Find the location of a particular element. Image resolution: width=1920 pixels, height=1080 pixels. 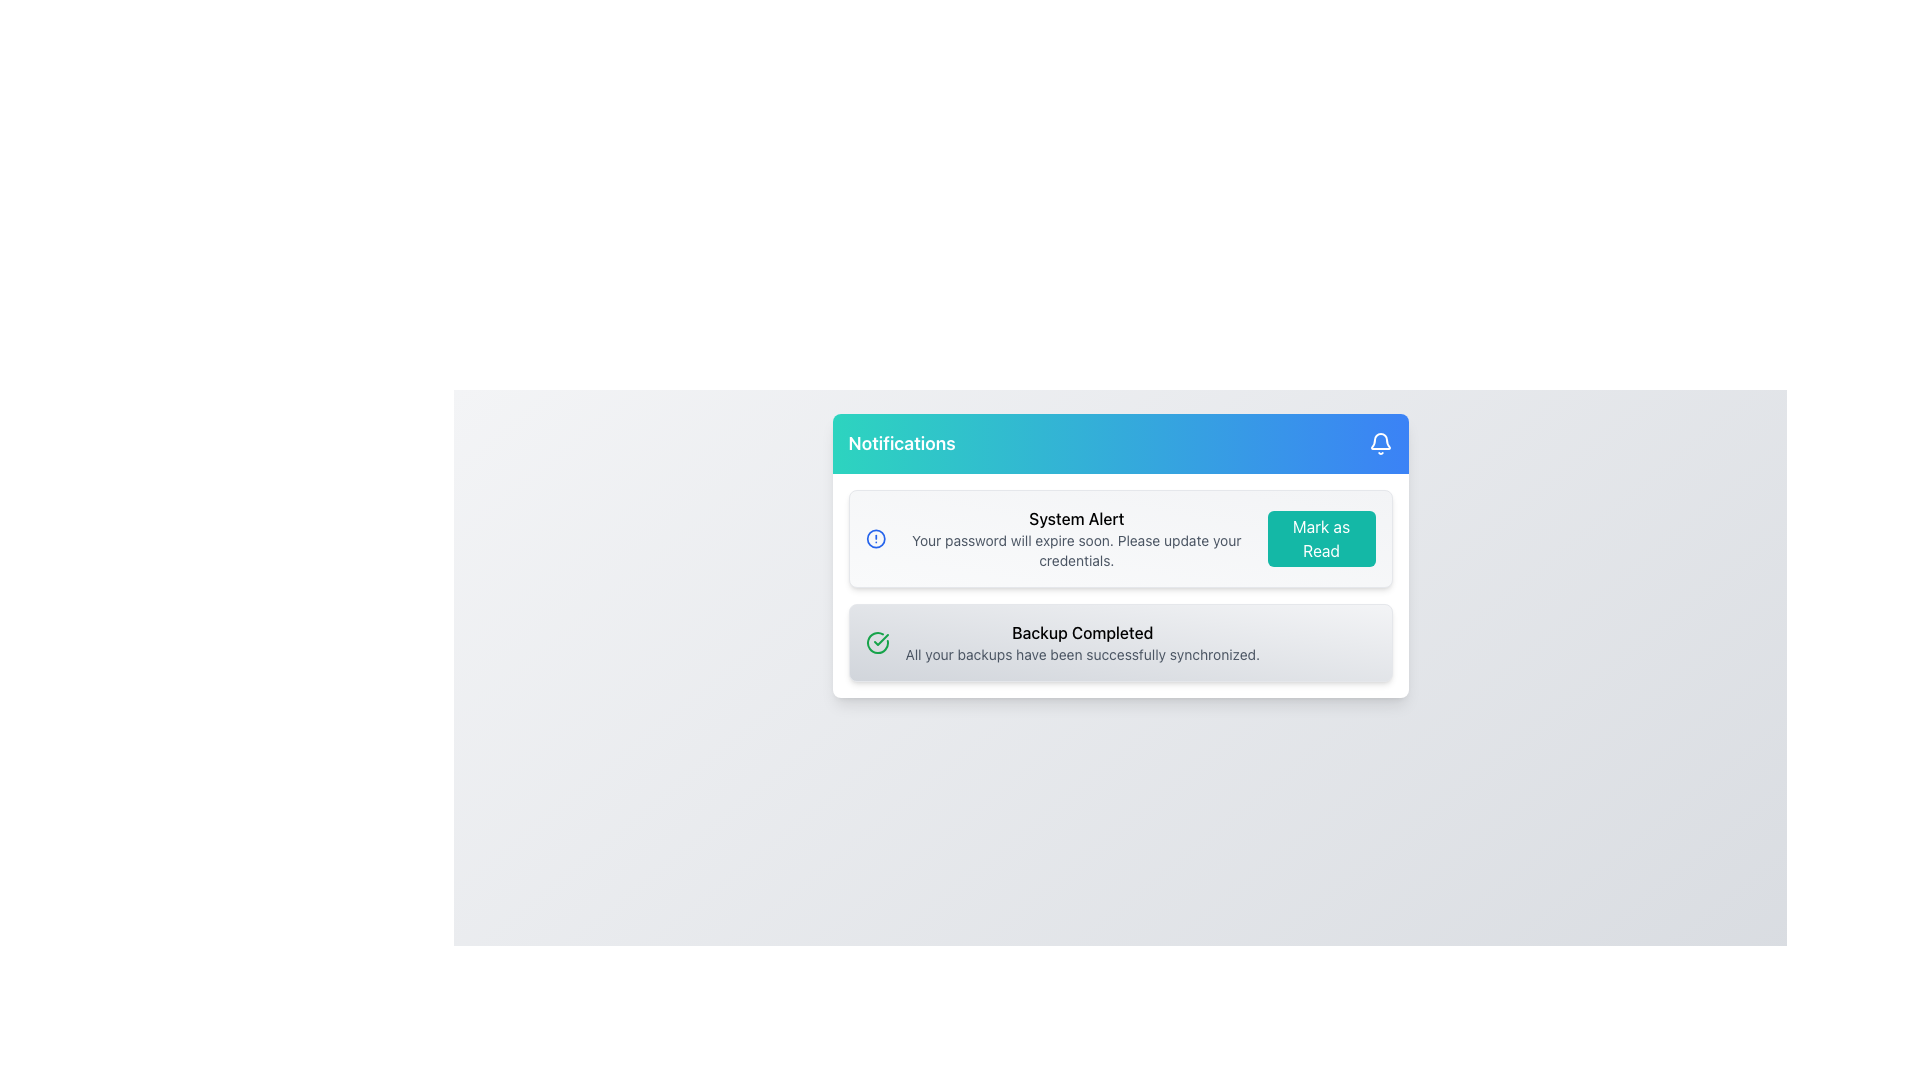

the completion icon located in the second notification card of the 'Notifications' panel, which signifies that the backup operation has been completed, next to the text 'Backup Completed' is located at coordinates (877, 643).